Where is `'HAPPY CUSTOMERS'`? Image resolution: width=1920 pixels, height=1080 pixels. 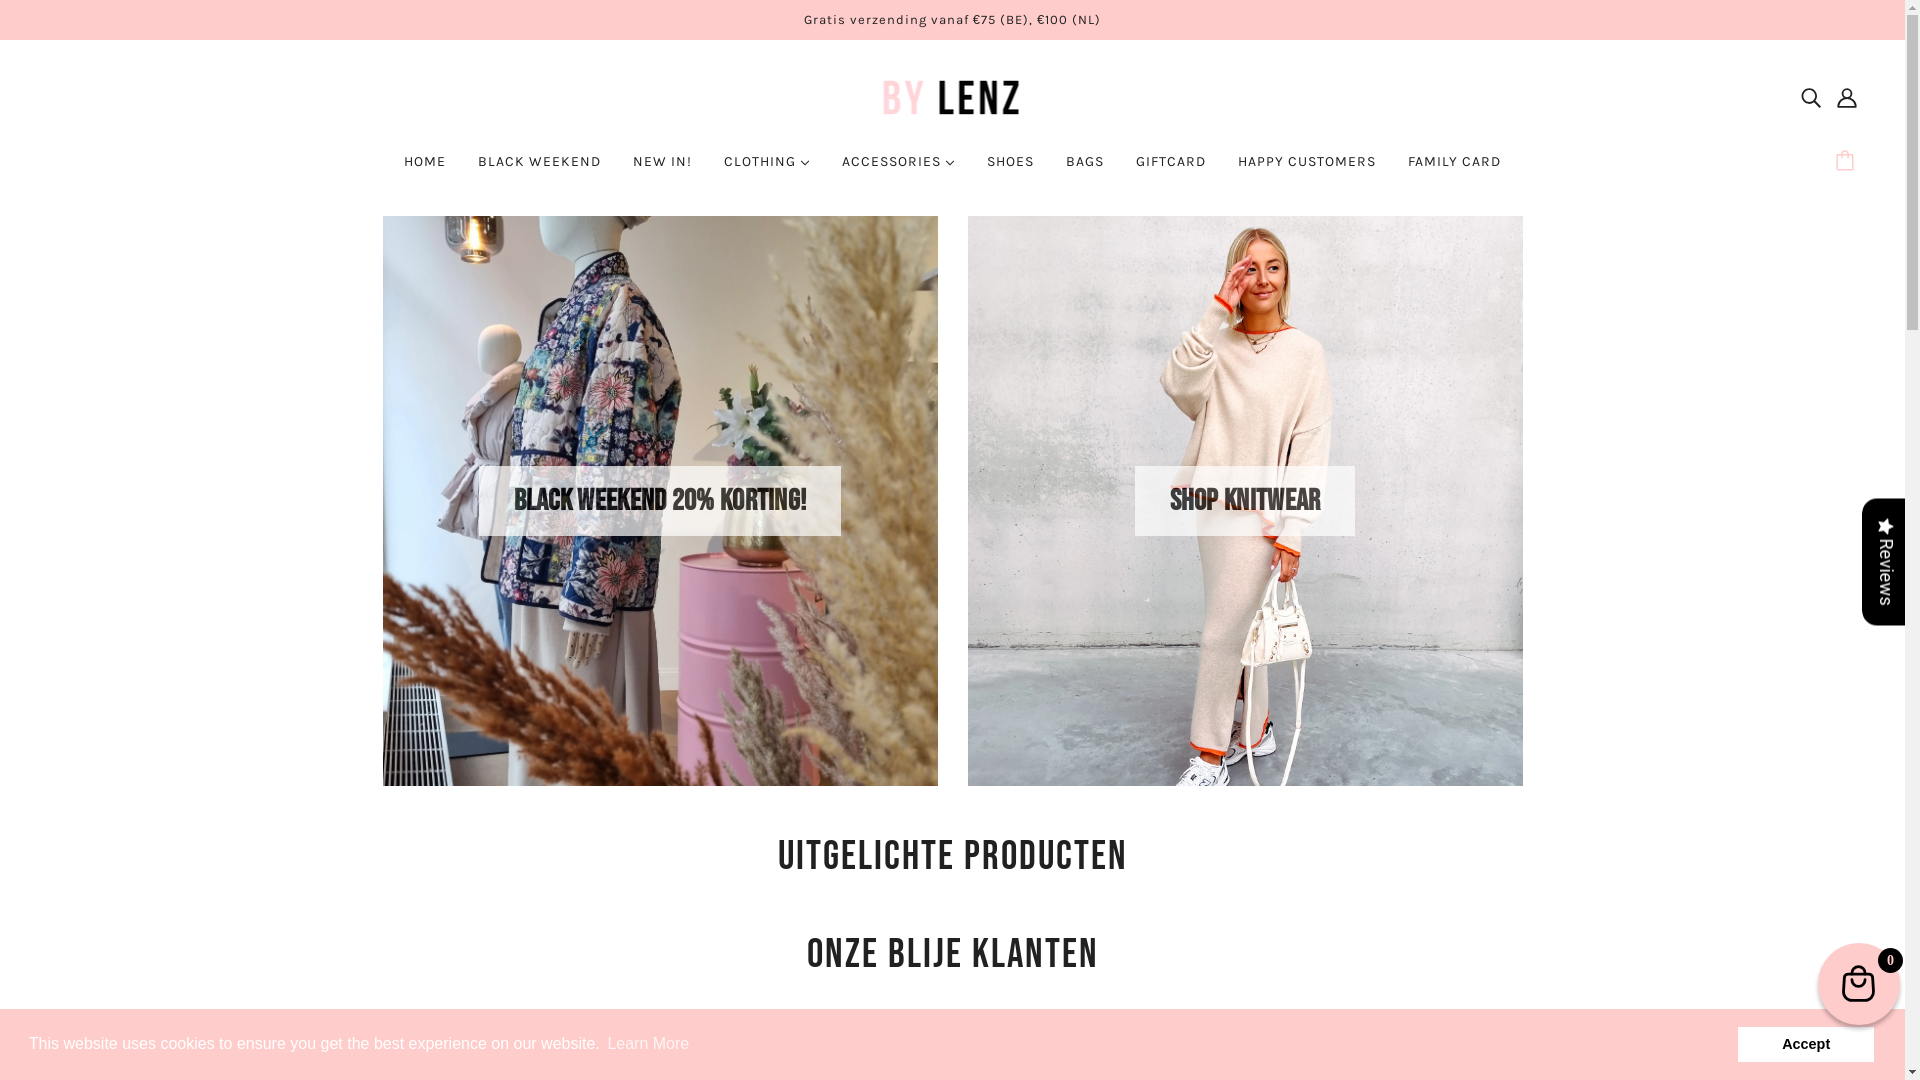 'HAPPY CUSTOMERS' is located at coordinates (1306, 168).